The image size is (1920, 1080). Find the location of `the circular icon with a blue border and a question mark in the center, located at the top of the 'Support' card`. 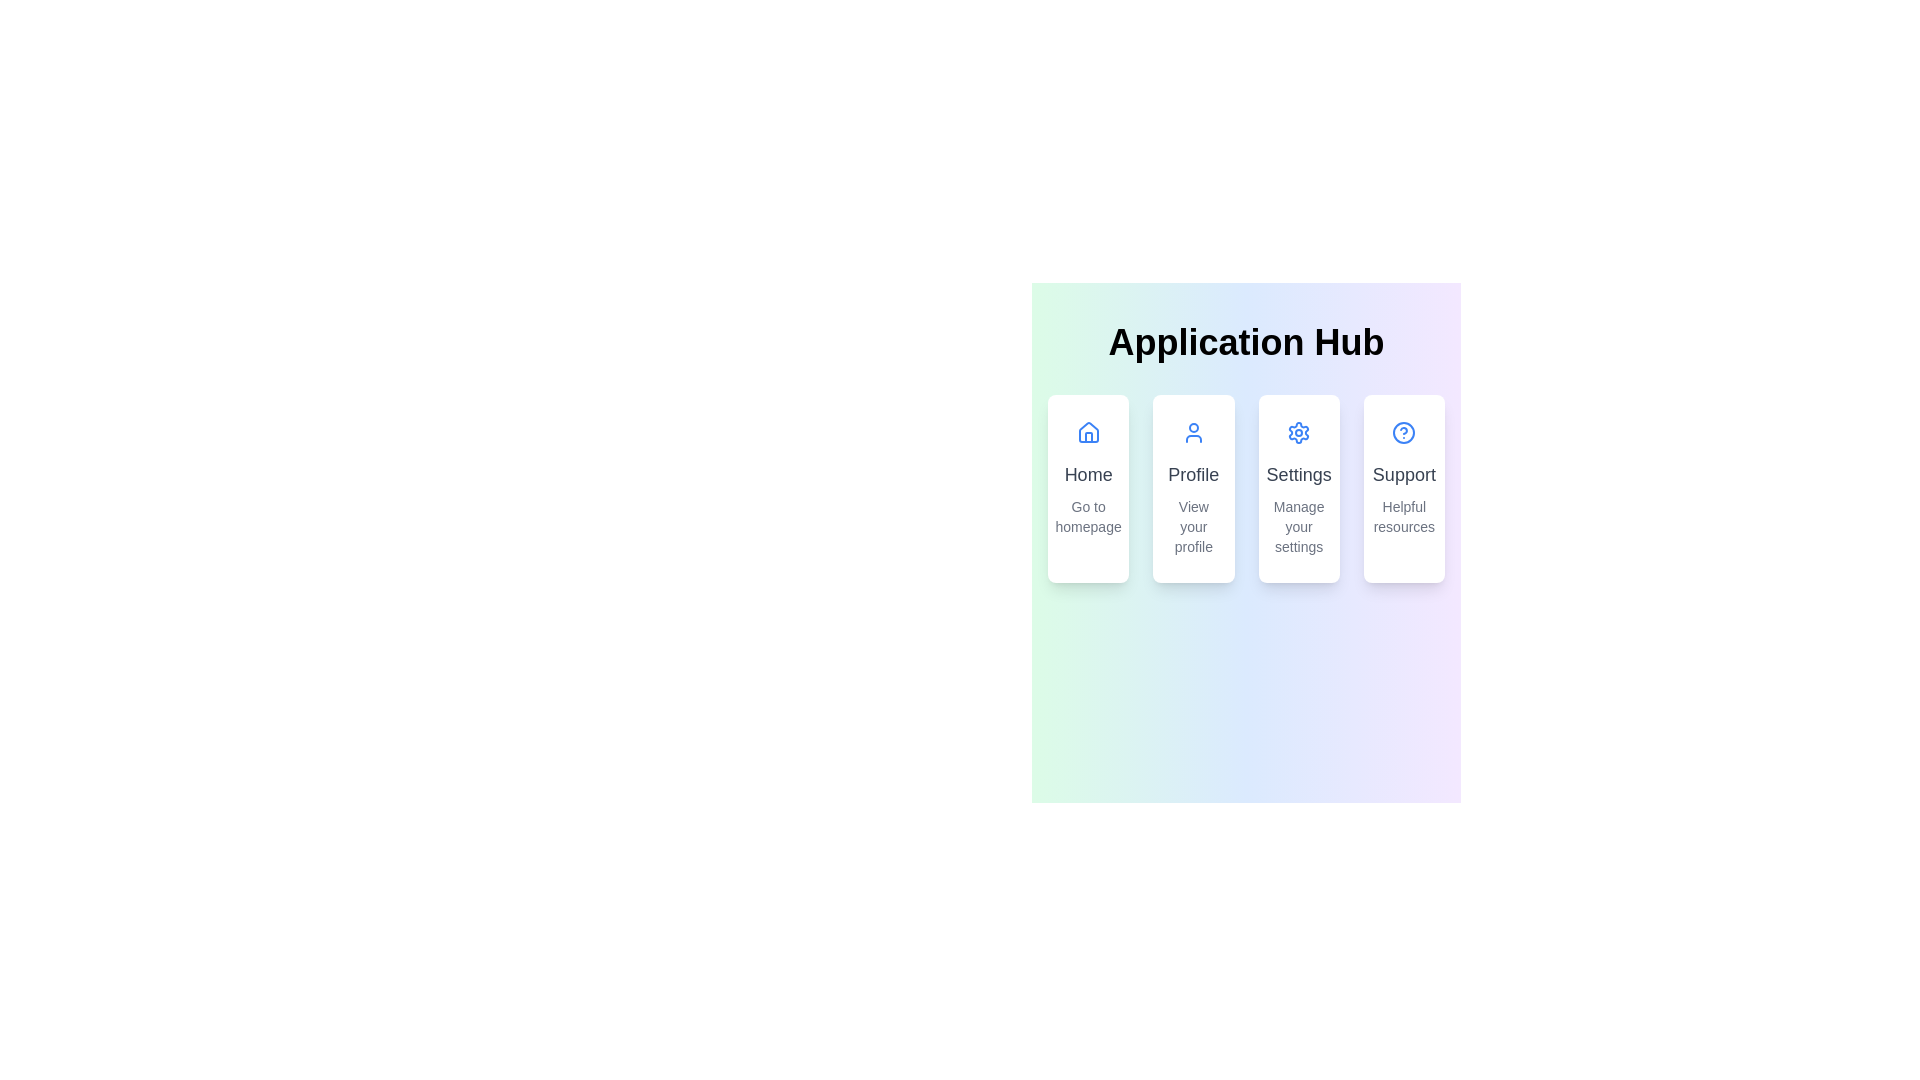

the circular icon with a blue border and a question mark in the center, located at the top of the 'Support' card is located at coordinates (1403, 431).